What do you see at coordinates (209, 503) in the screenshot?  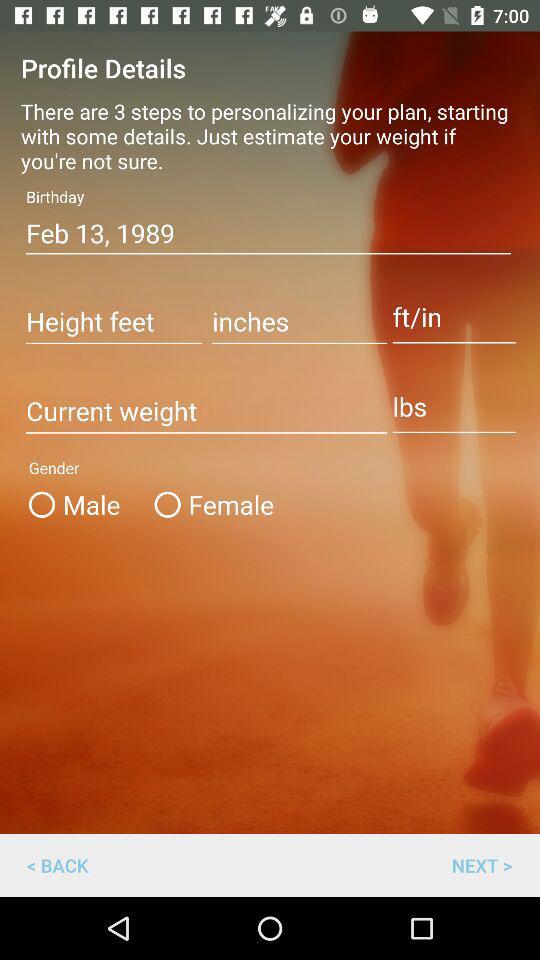 I see `the item to the right of male item` at bounding box center [209, 503].